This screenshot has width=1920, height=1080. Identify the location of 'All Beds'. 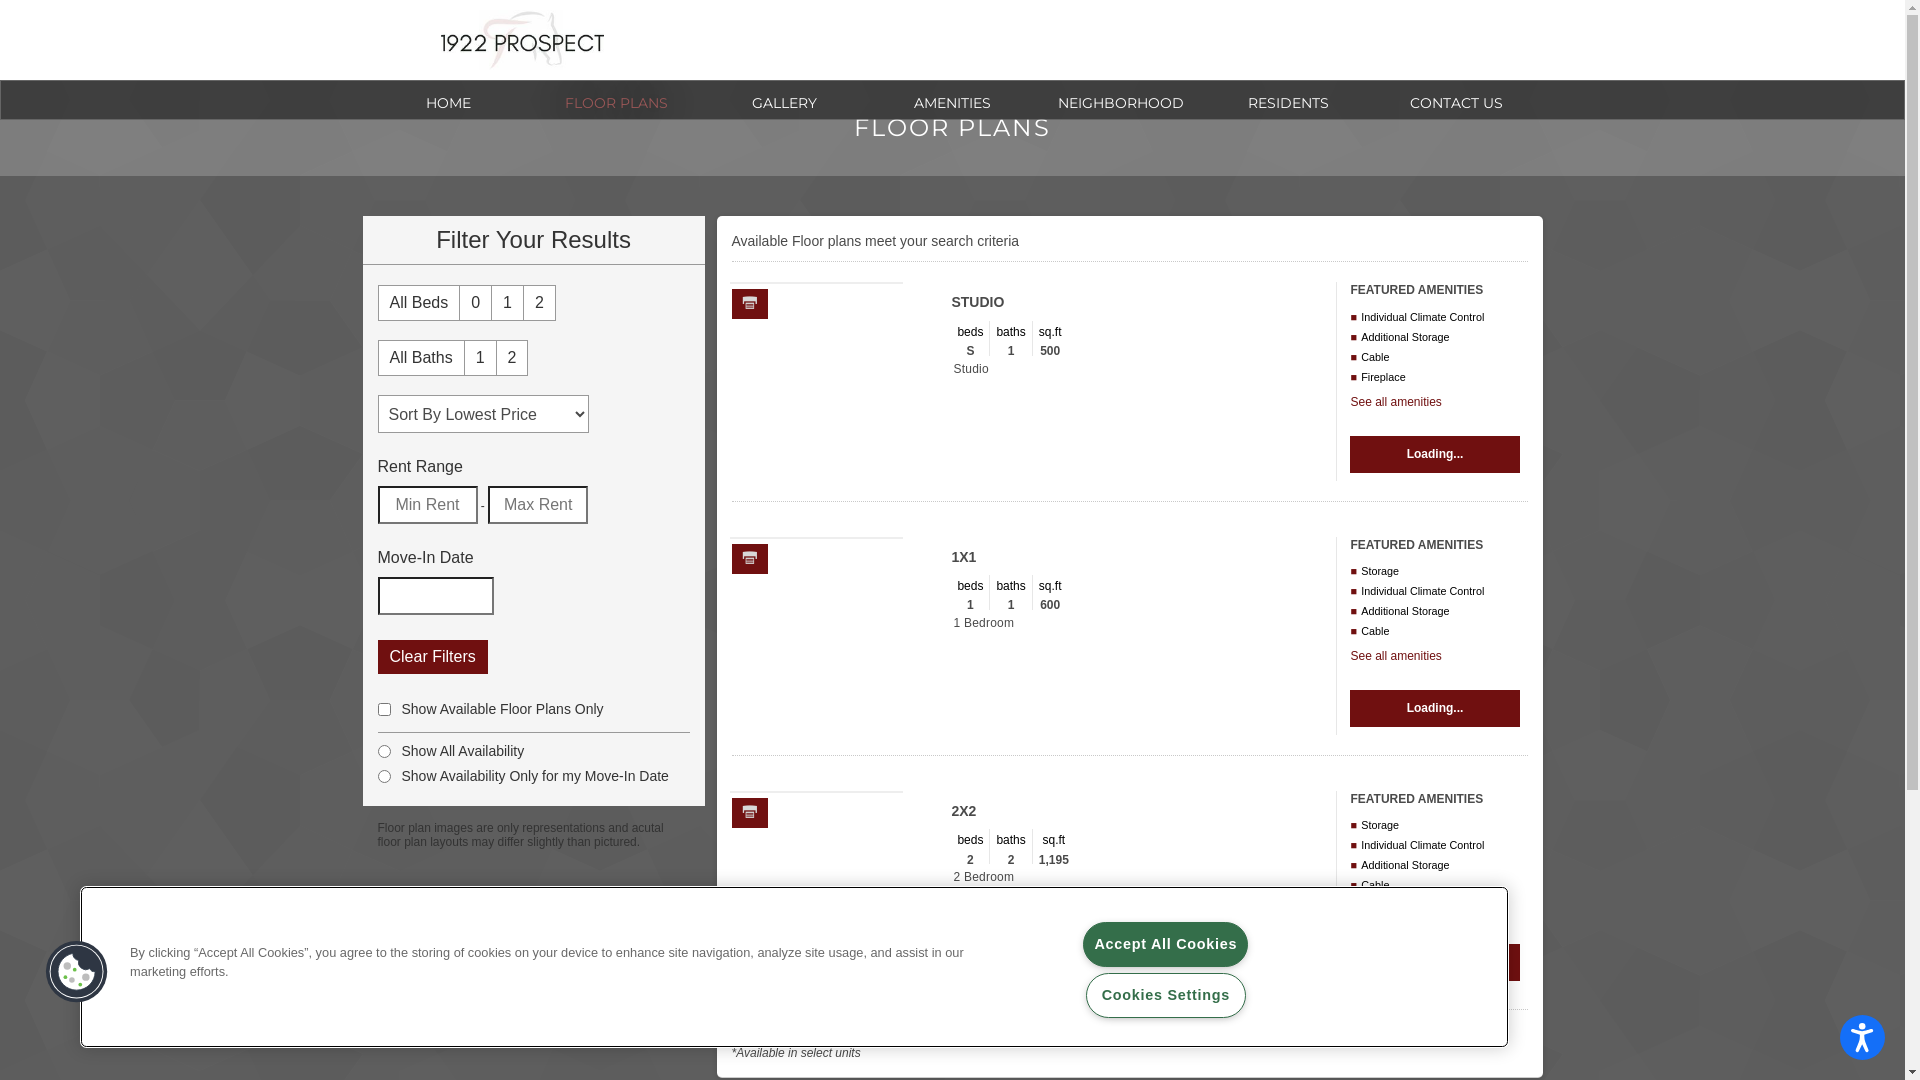
(417, 303).